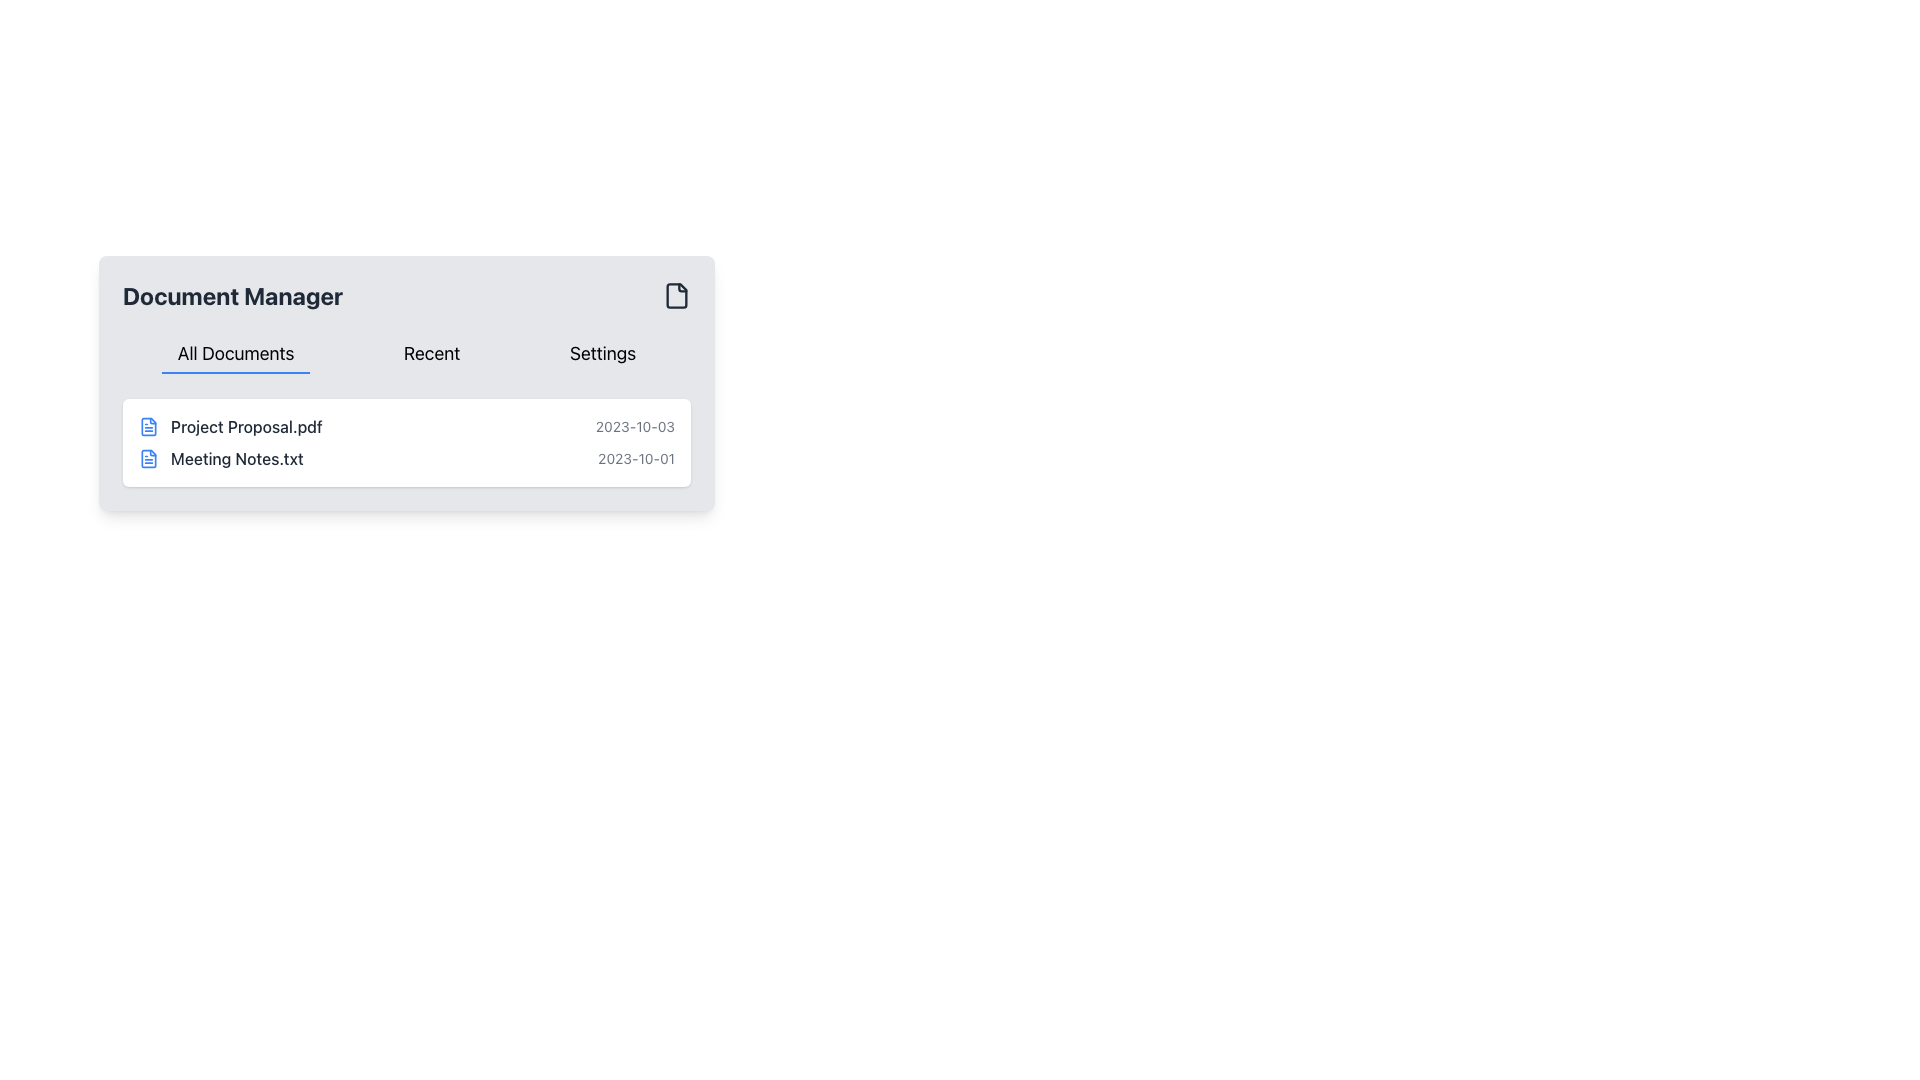 The width and height of the screenshot is (1920, 1080). Describe the element at coordinates (634, 426) in the screenshot. I see `the gray-styled text displaying the date '2023-10-03', which is positioned at the far-right of the row containing 'Project Proposal.pdf'` at that location.